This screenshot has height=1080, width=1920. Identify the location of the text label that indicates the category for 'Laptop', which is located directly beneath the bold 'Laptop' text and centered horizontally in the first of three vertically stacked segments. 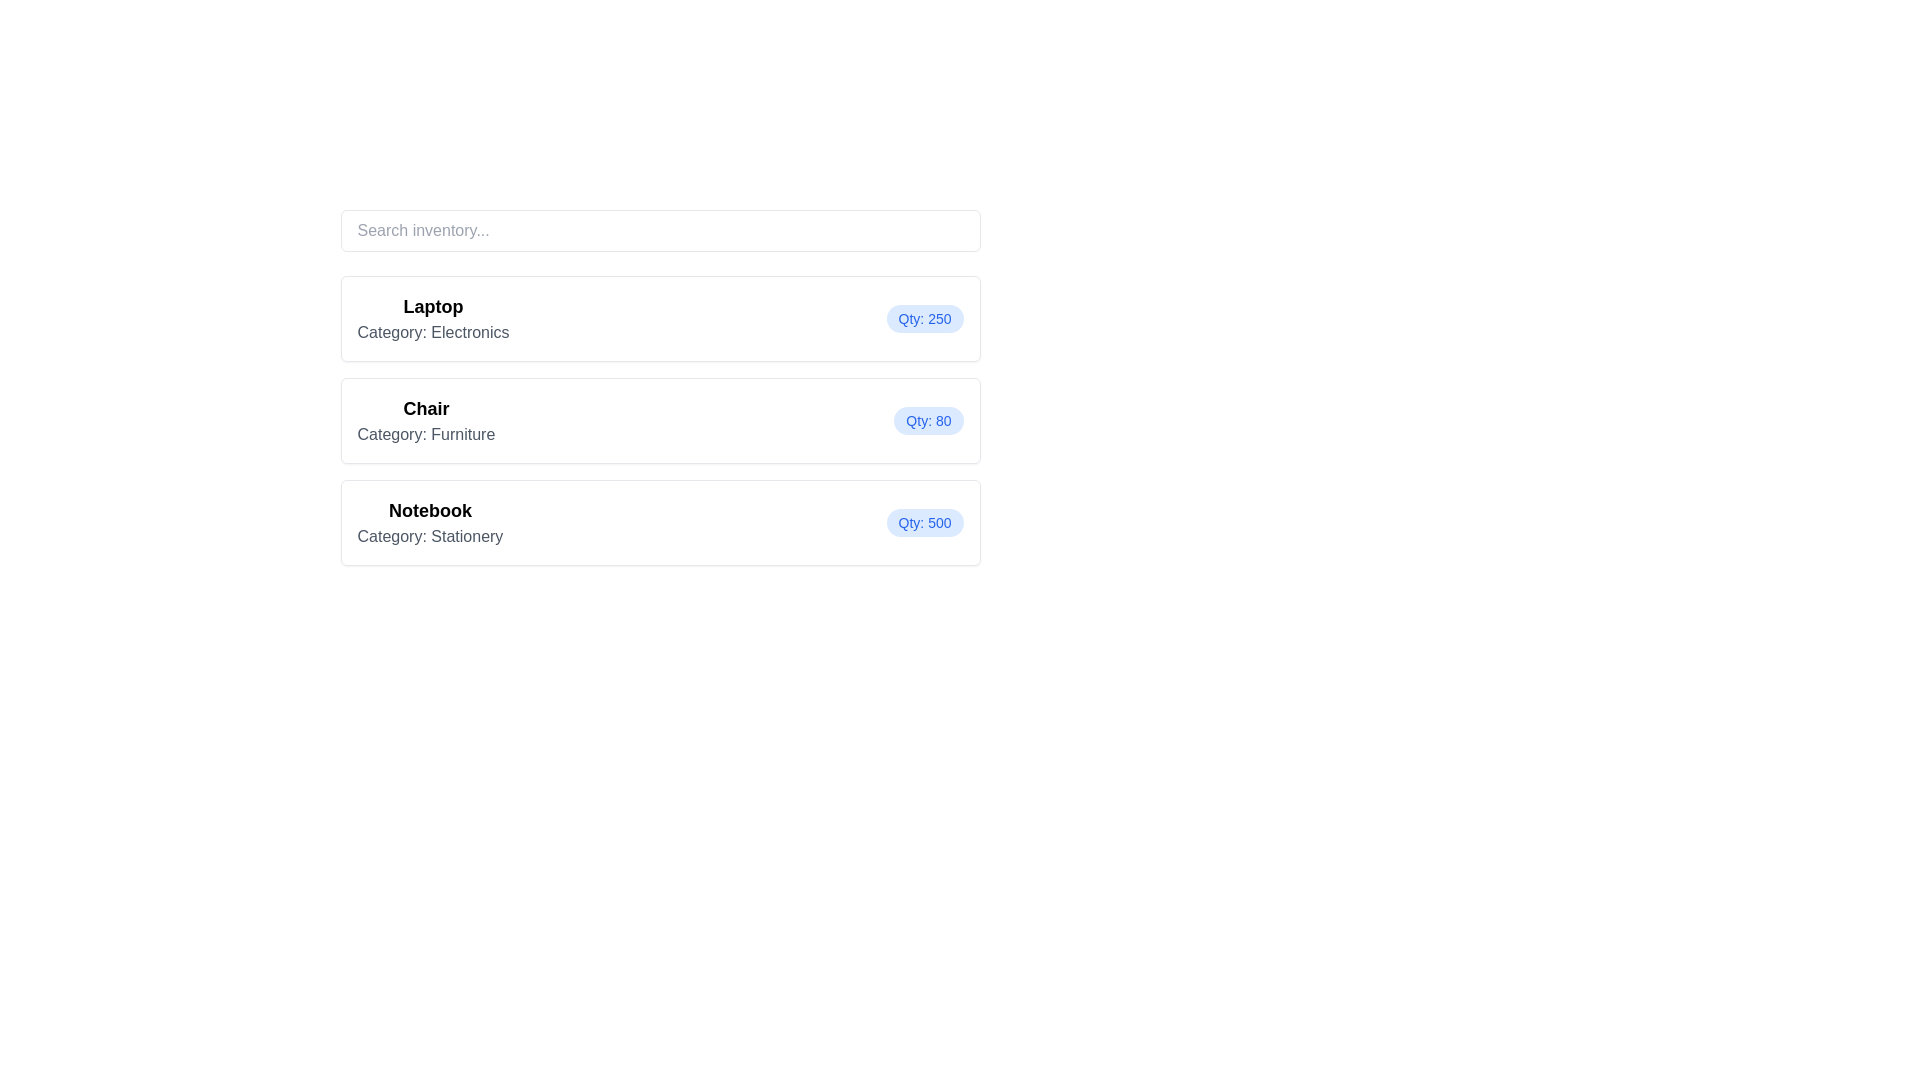
(432, 331).